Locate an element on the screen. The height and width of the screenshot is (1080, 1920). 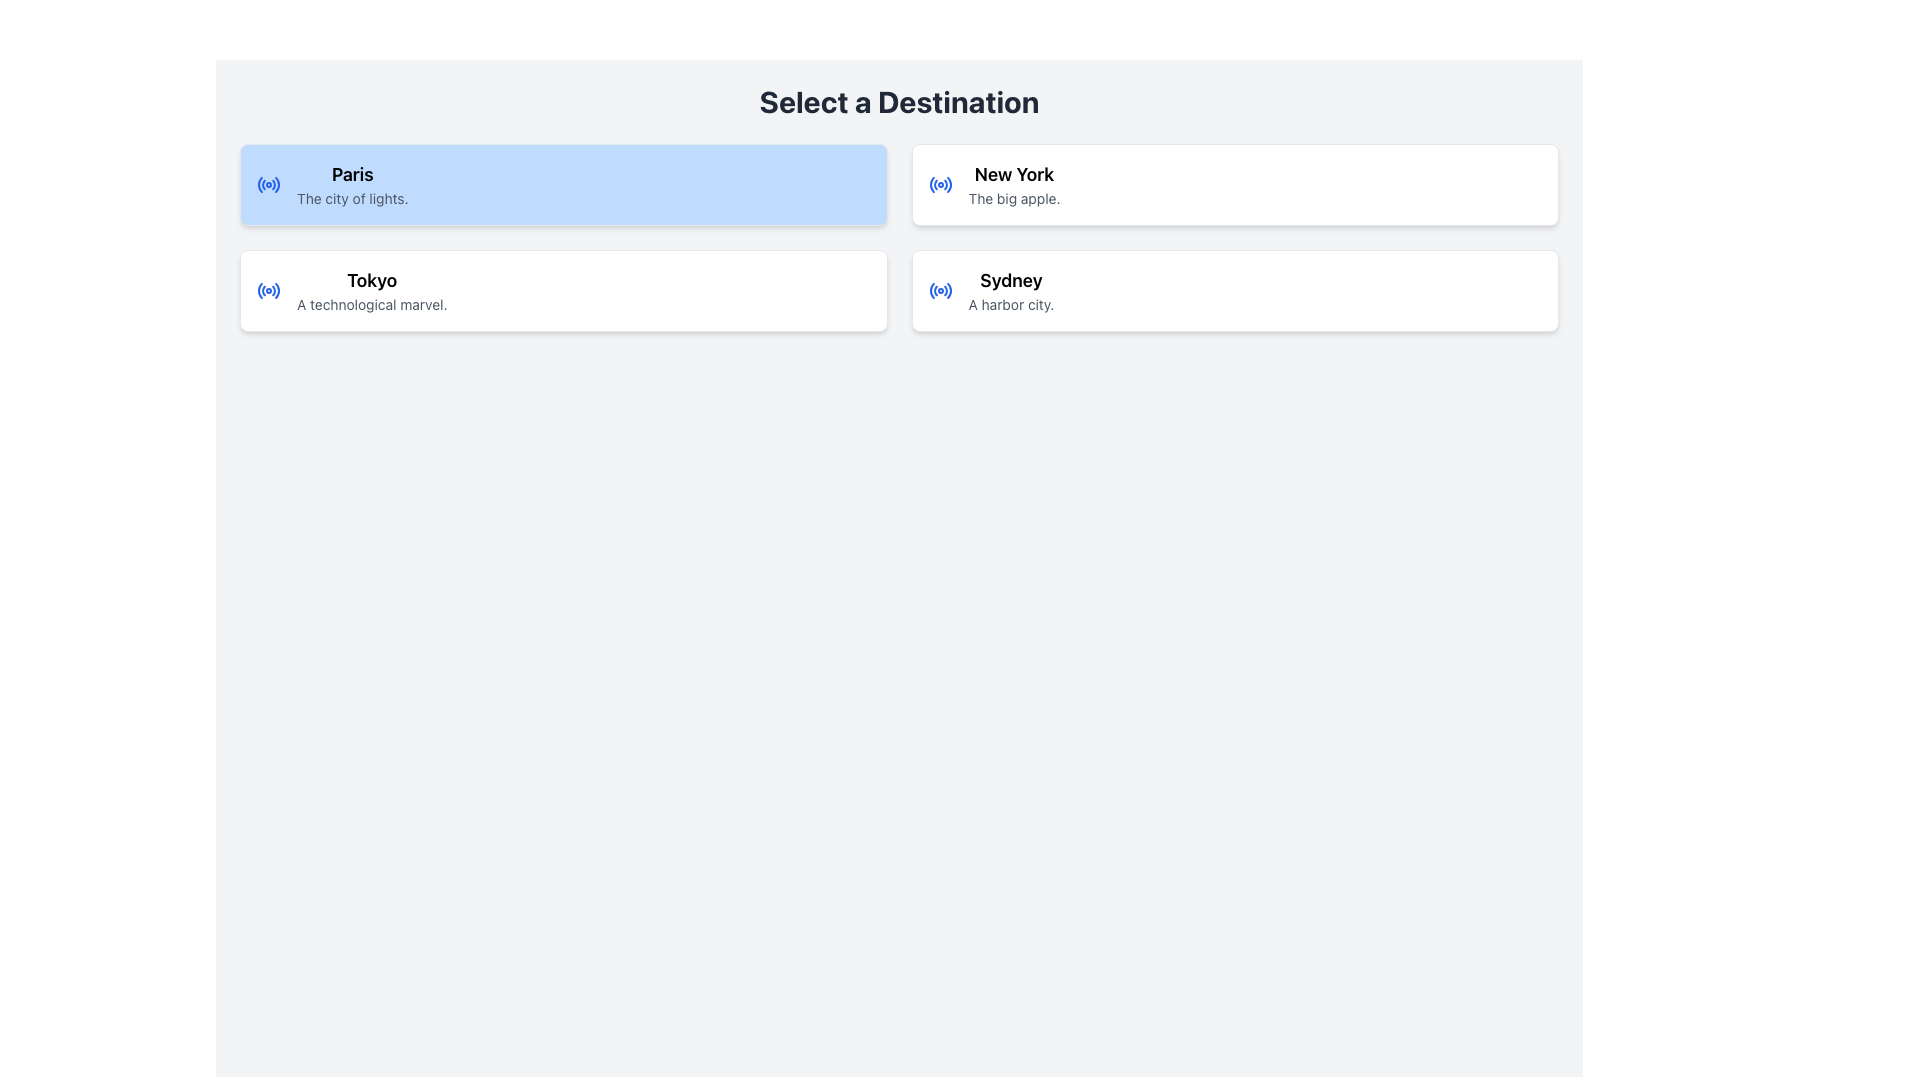
the Tokyo information card located in the second row, first column of a 2x2 grid layout is located at coordinates (562, 290).